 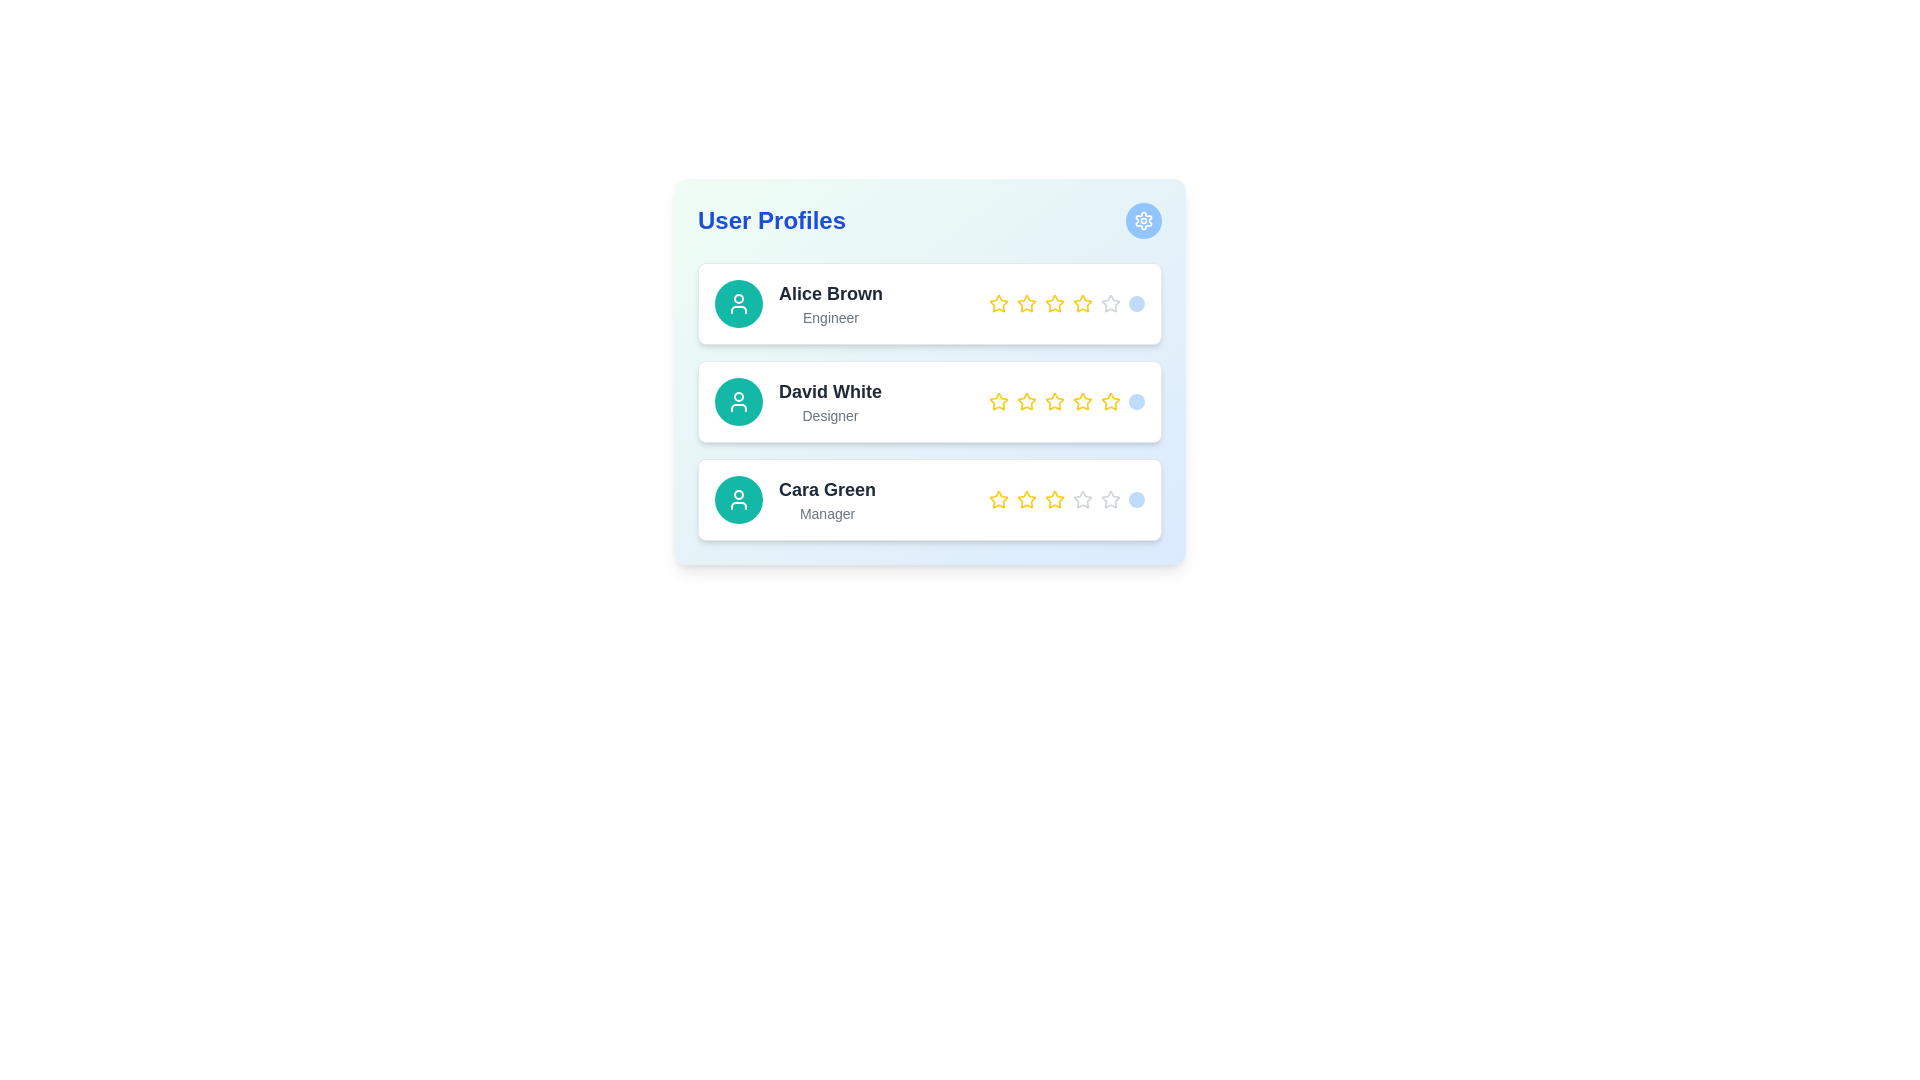 I want to click on the second star-shaped rating icon, which is yellow with a thin border, in a horizontal sequence of five stars used for evaluations, so click(x=1027, y=401).